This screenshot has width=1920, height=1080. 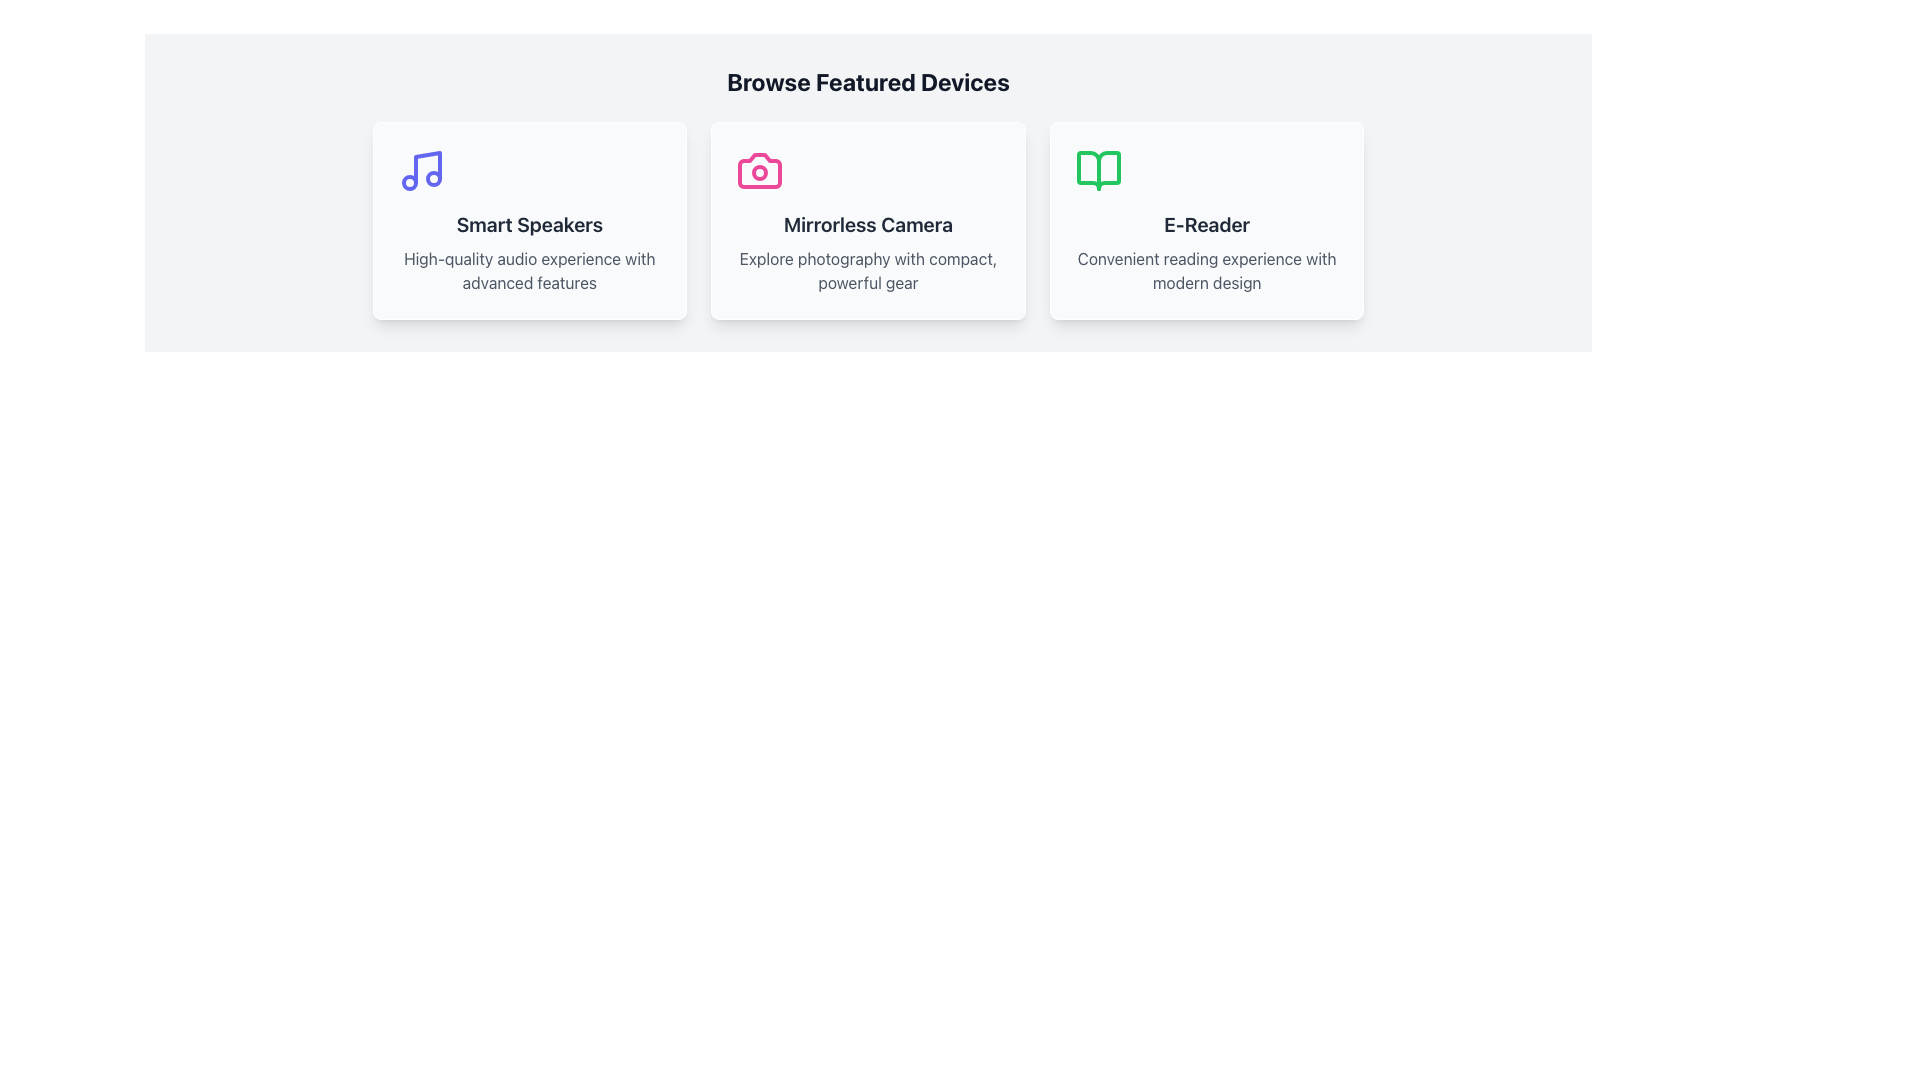 I want to click on text 'Mirrorless Camera' which serves as the title of the middle card in the row under 'Browse Featured Devices', so click(x=868, y=224).